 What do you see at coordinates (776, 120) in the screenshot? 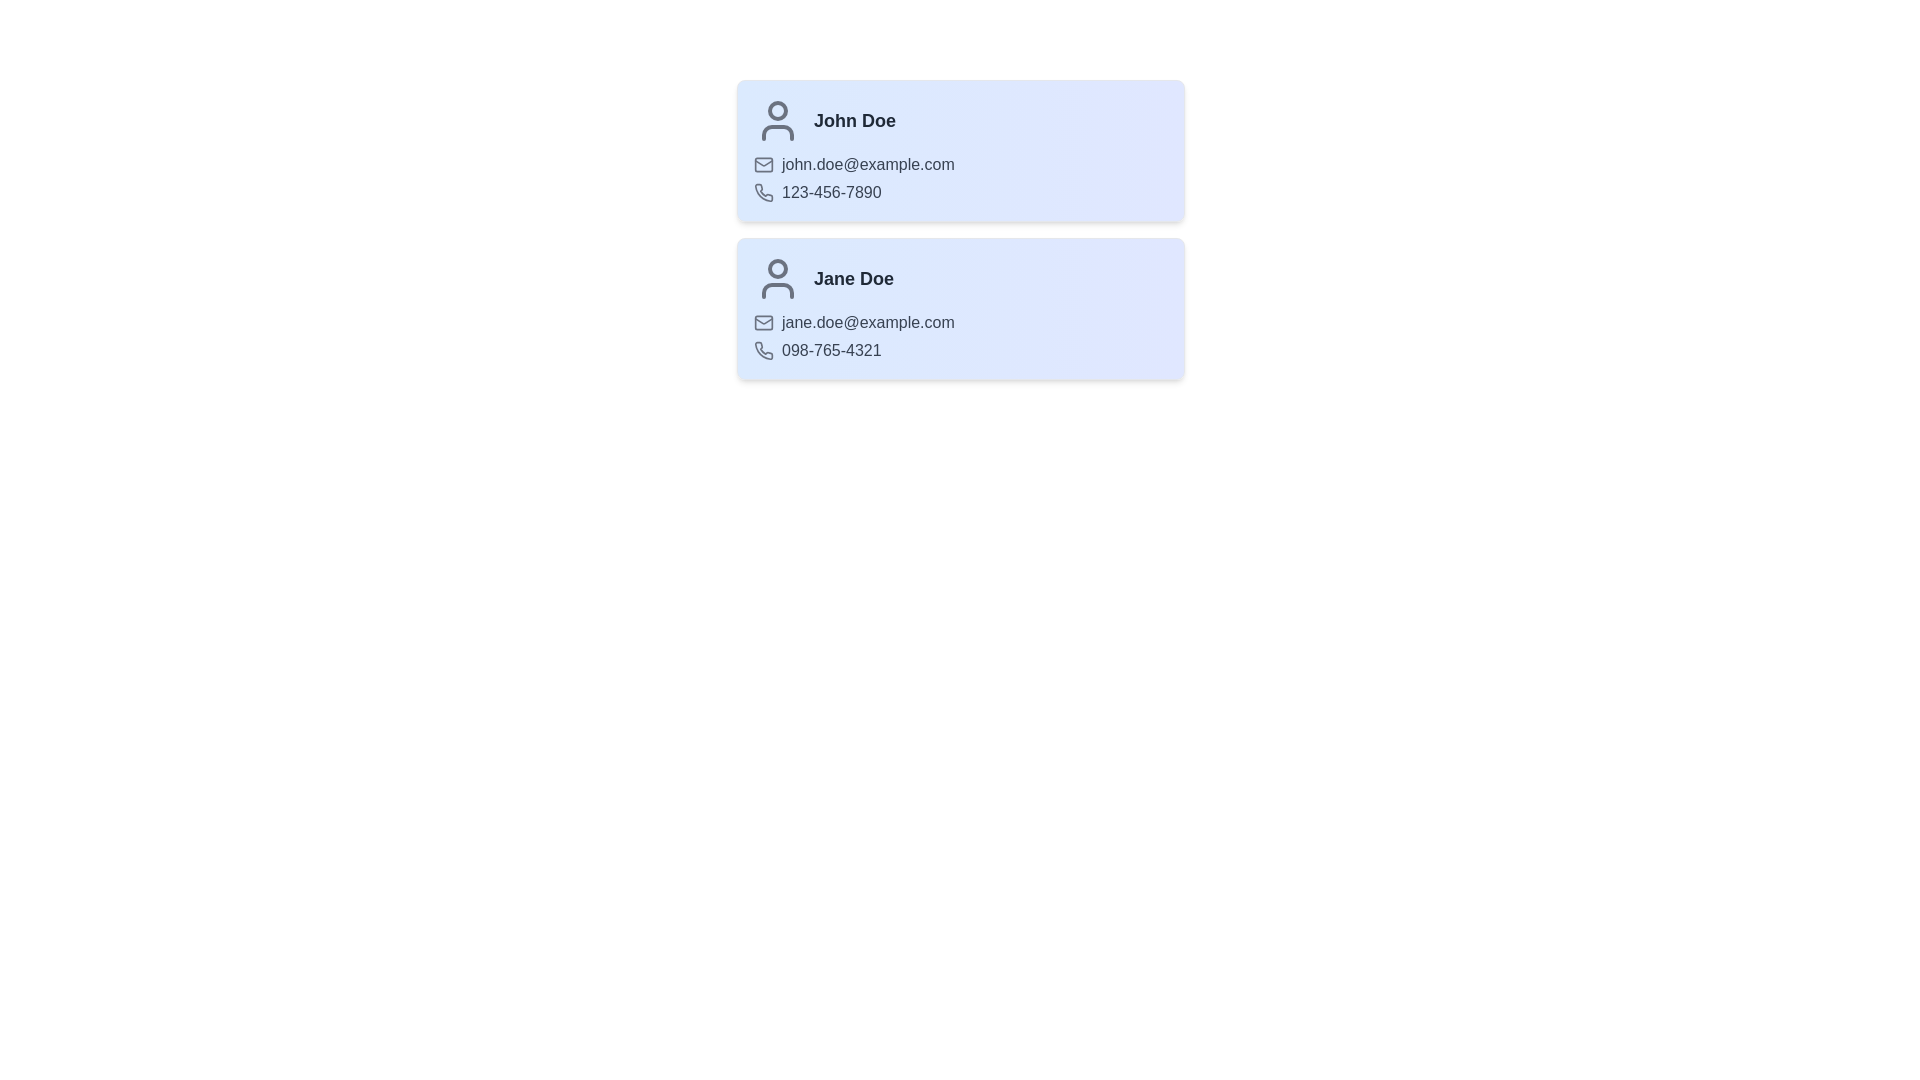
I see `the user icon in the UserProfileCard component` at bounding box center [776, 120].